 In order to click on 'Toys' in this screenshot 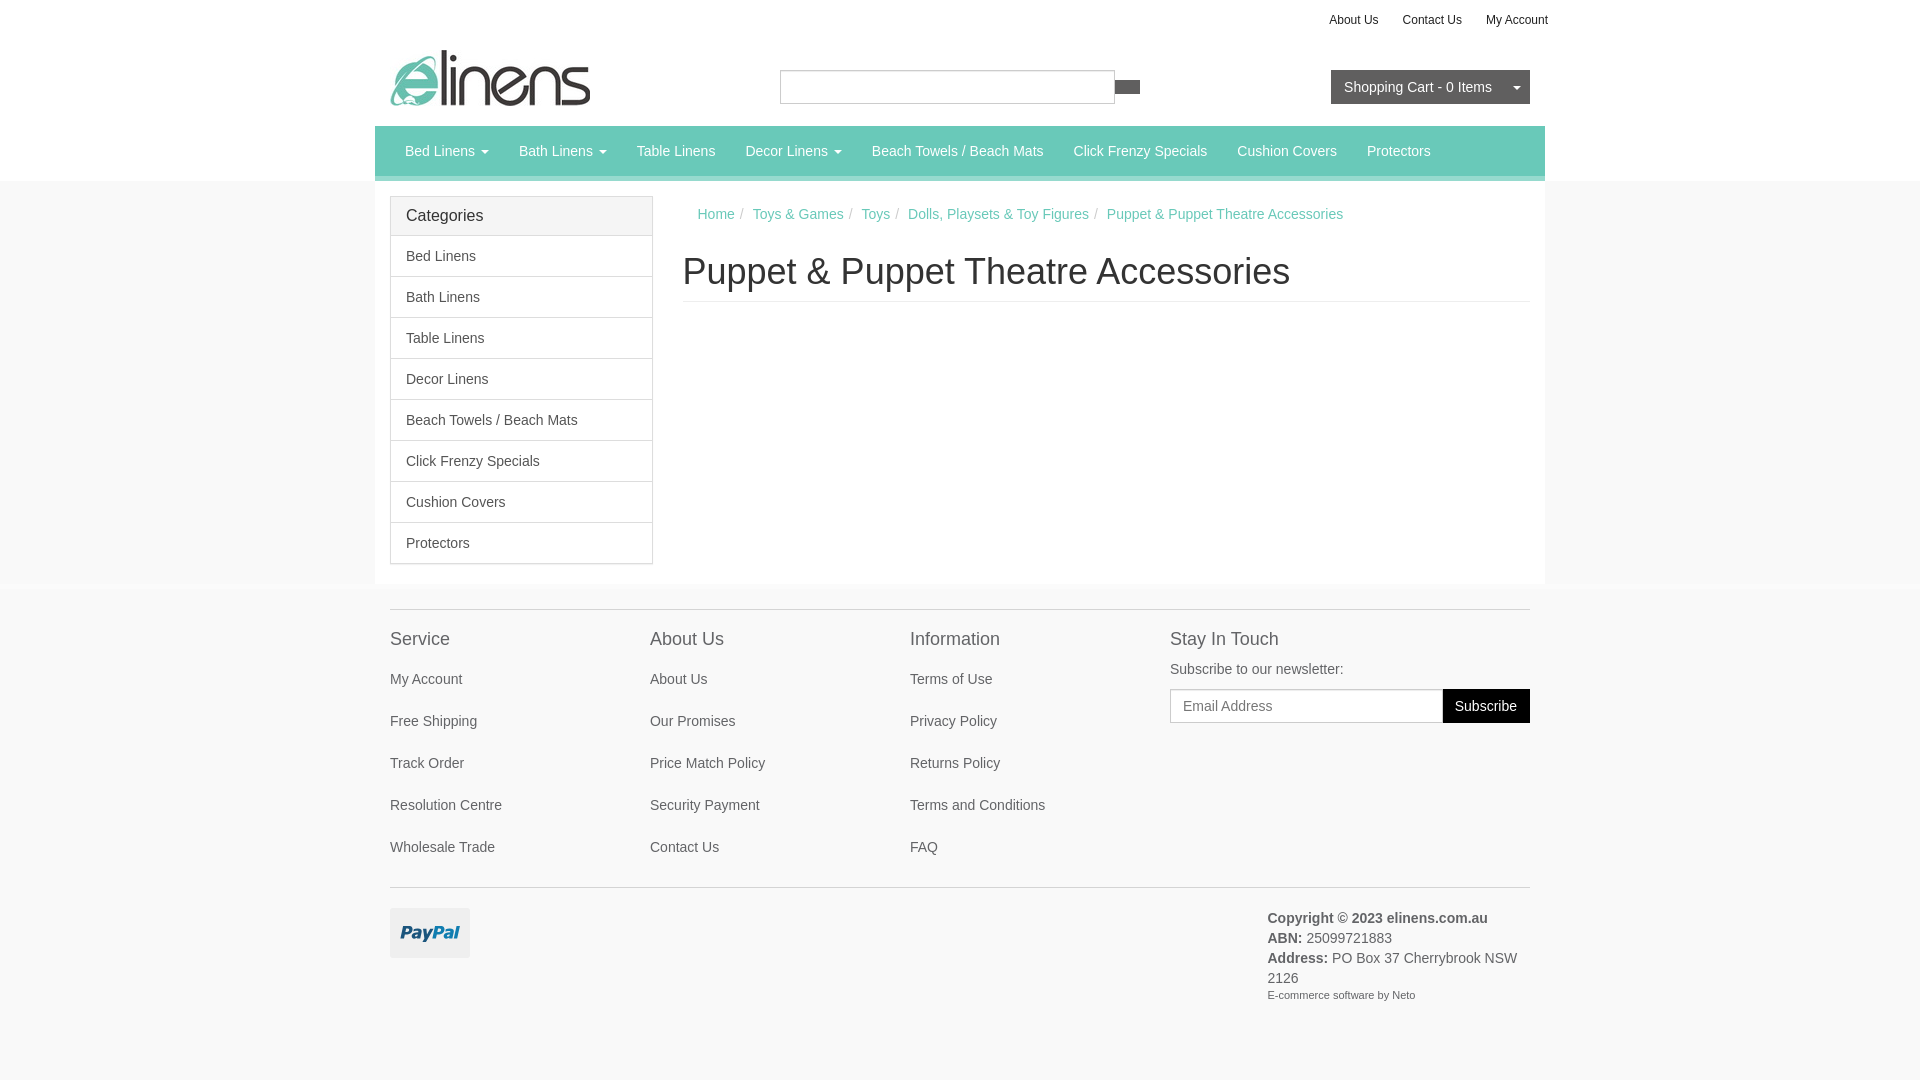, I will do `click(860, 213)`.